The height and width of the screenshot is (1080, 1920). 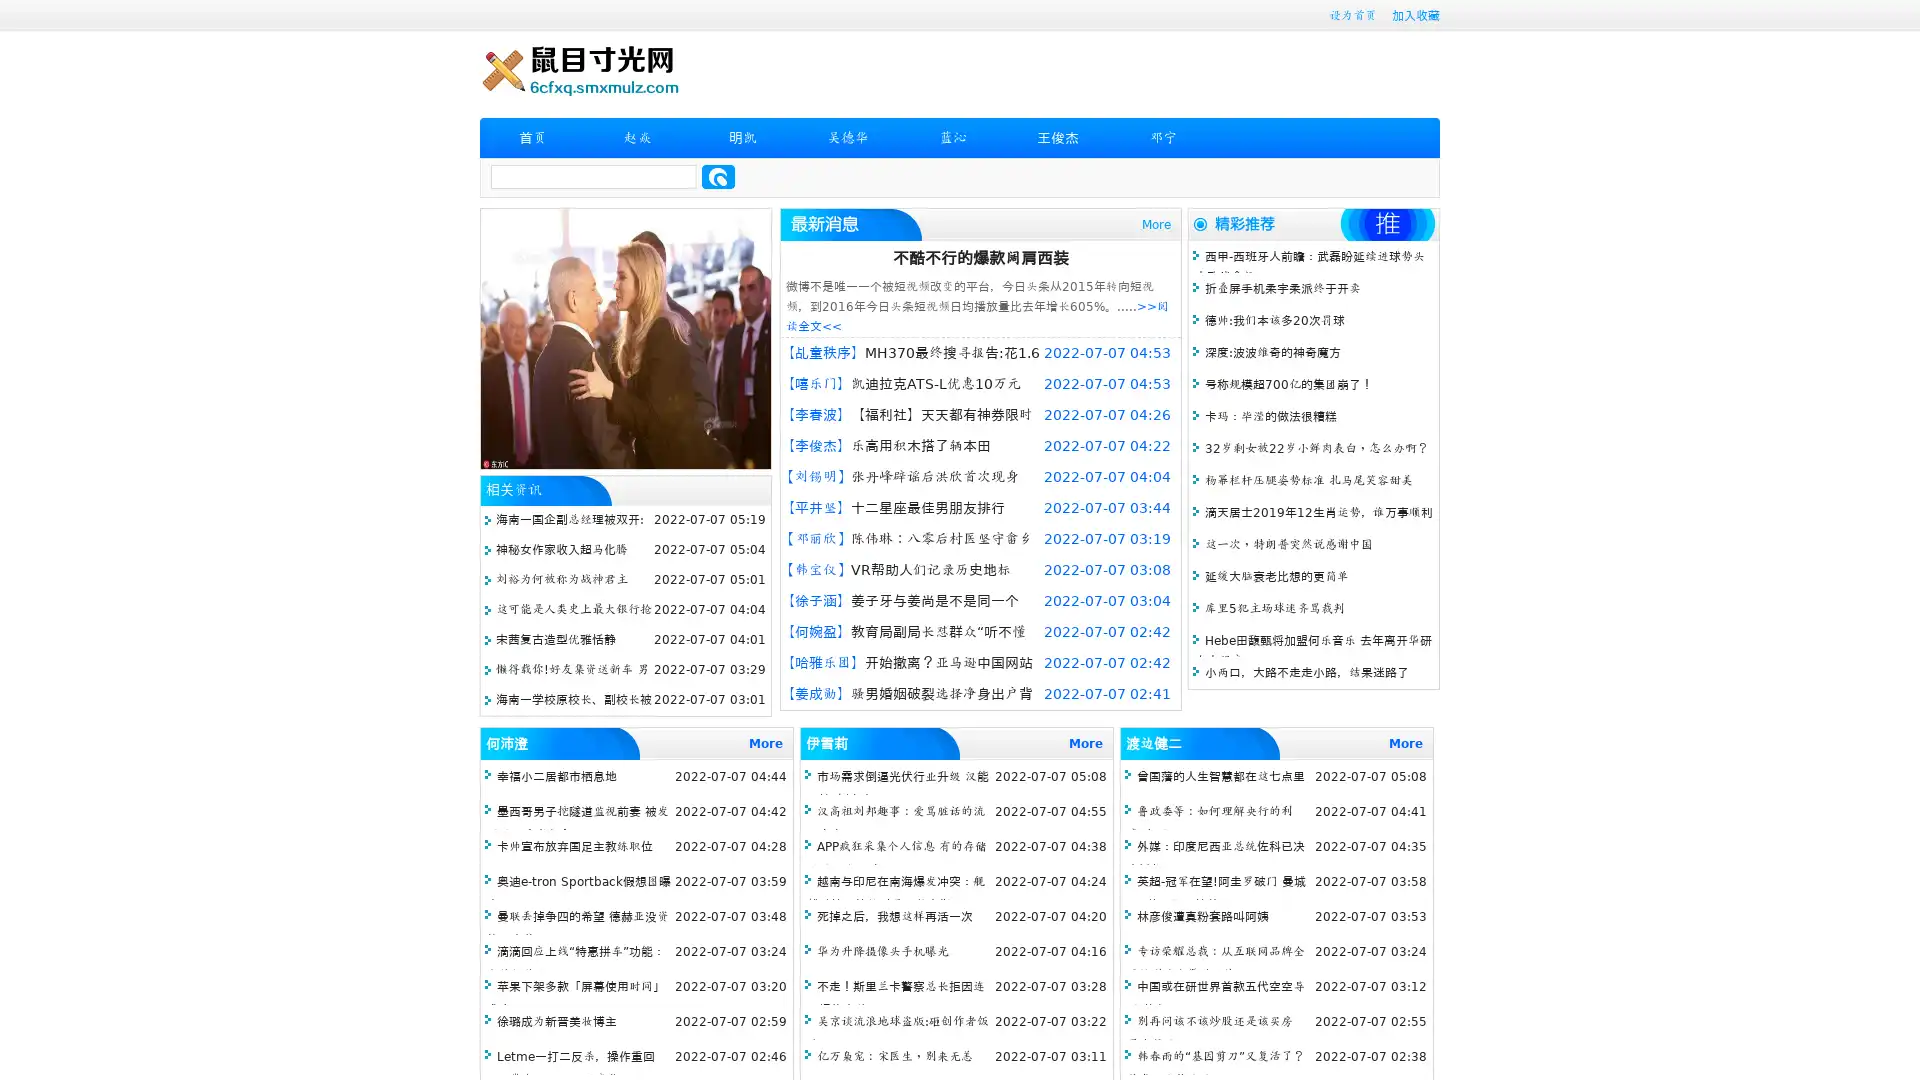 I want to click on Search, so click(x=718, y=176).